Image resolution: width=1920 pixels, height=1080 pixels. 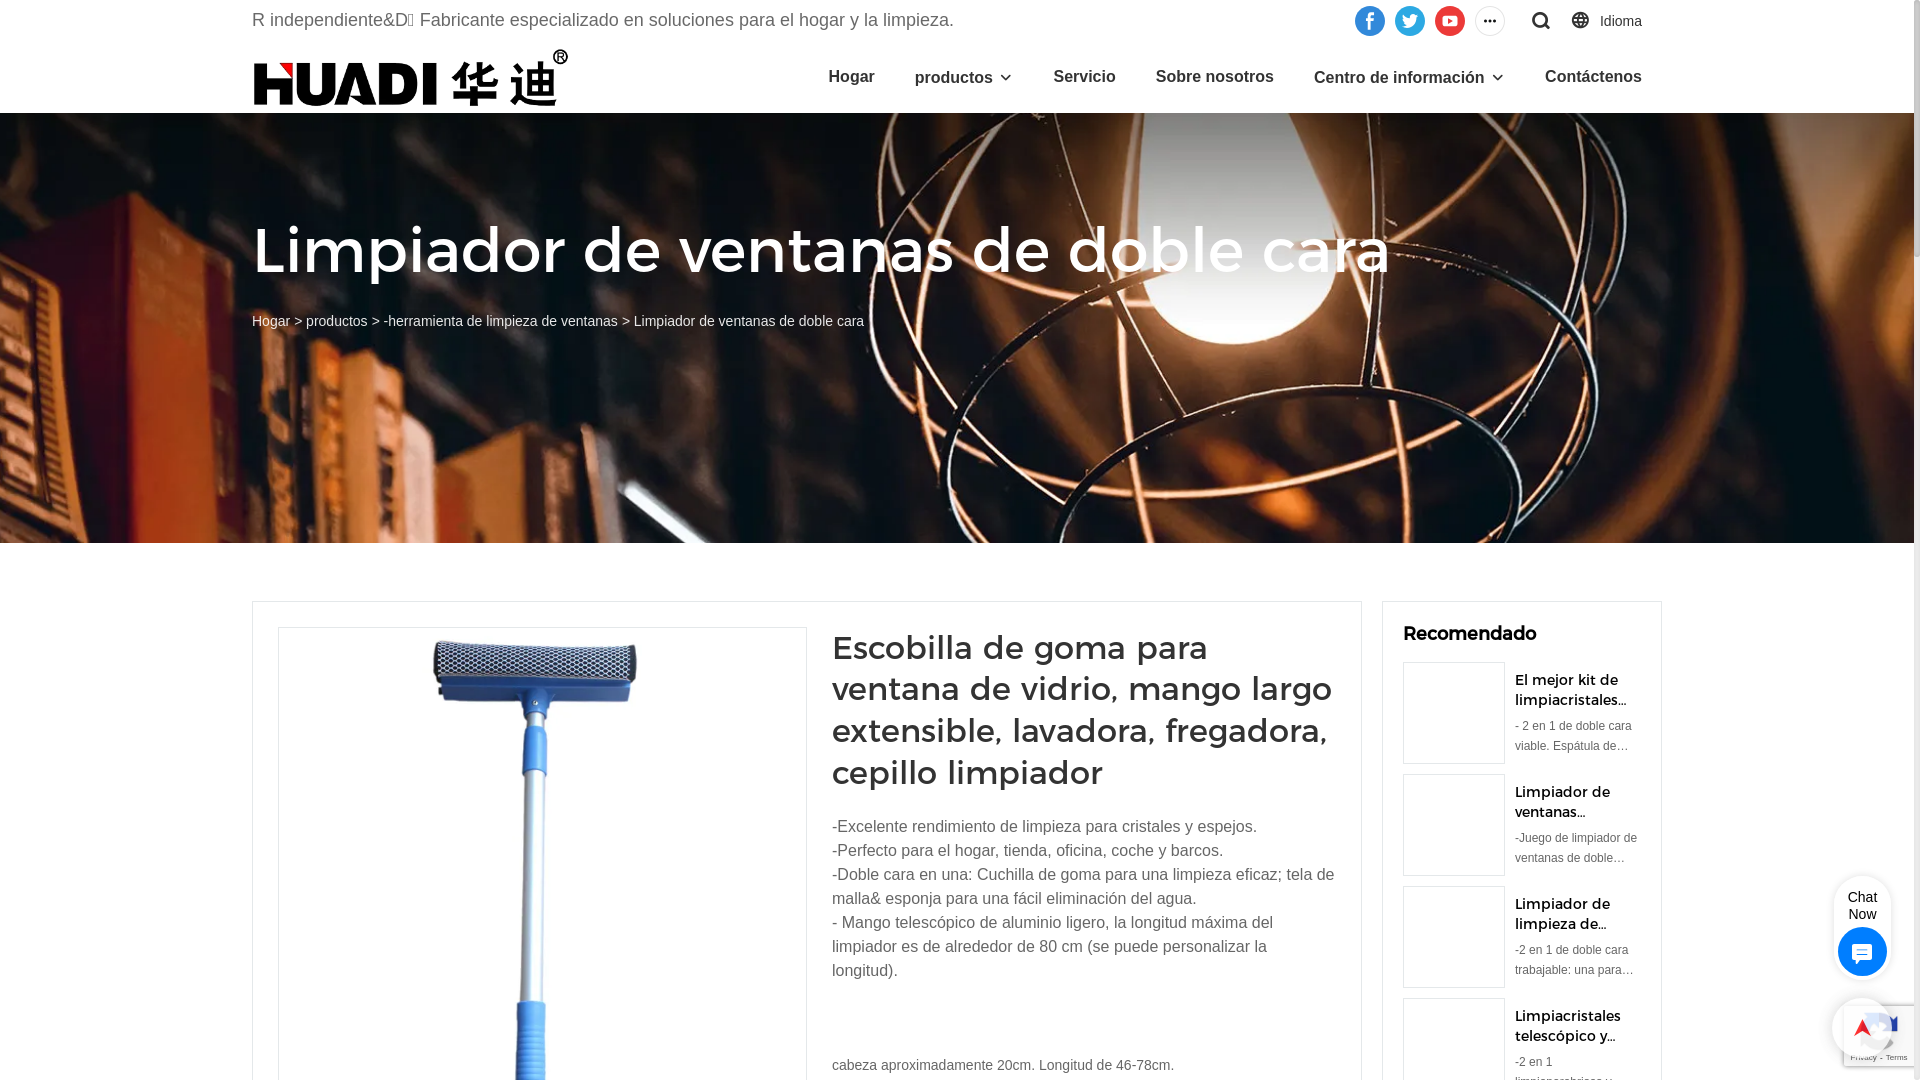 I want to click on '-herramienta de limpieza de ventanas', so click(x=500, y=319).